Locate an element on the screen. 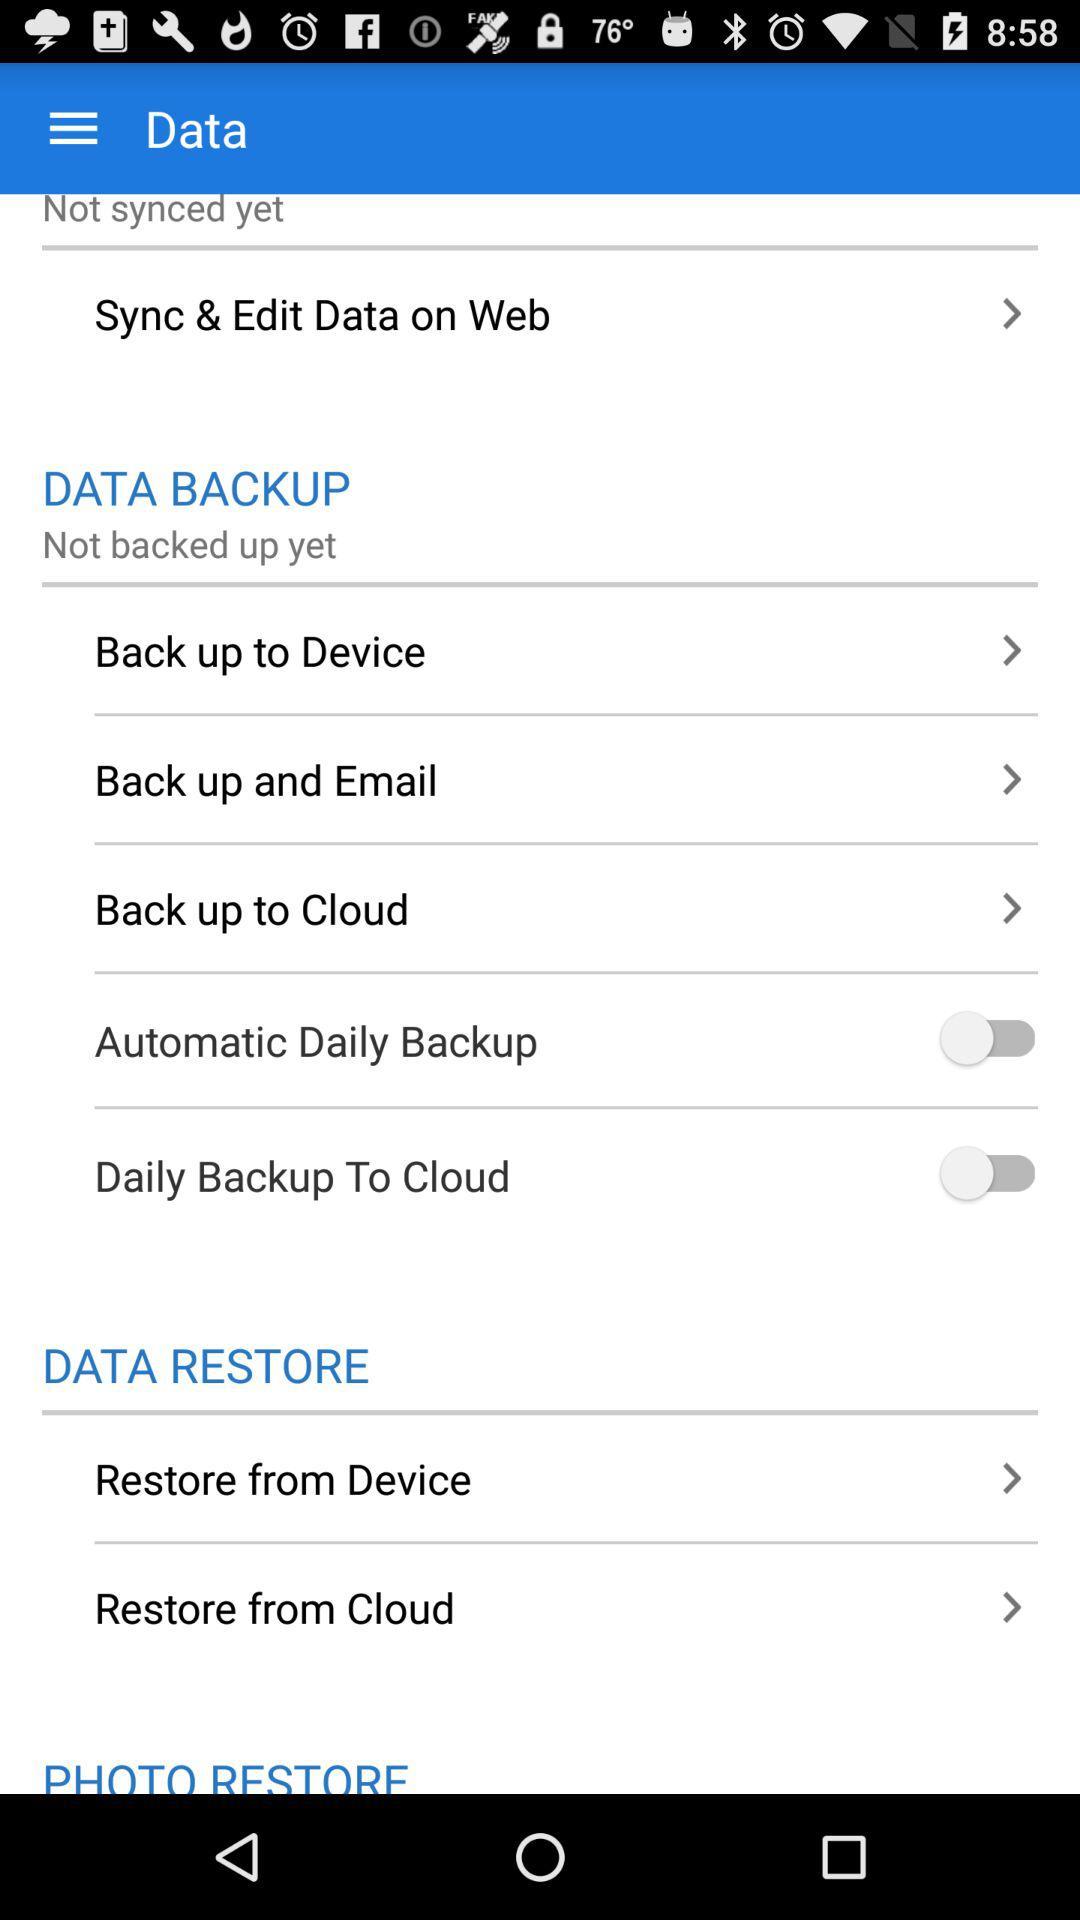  automatic daily backup option is located at coordinates (984, 1040).